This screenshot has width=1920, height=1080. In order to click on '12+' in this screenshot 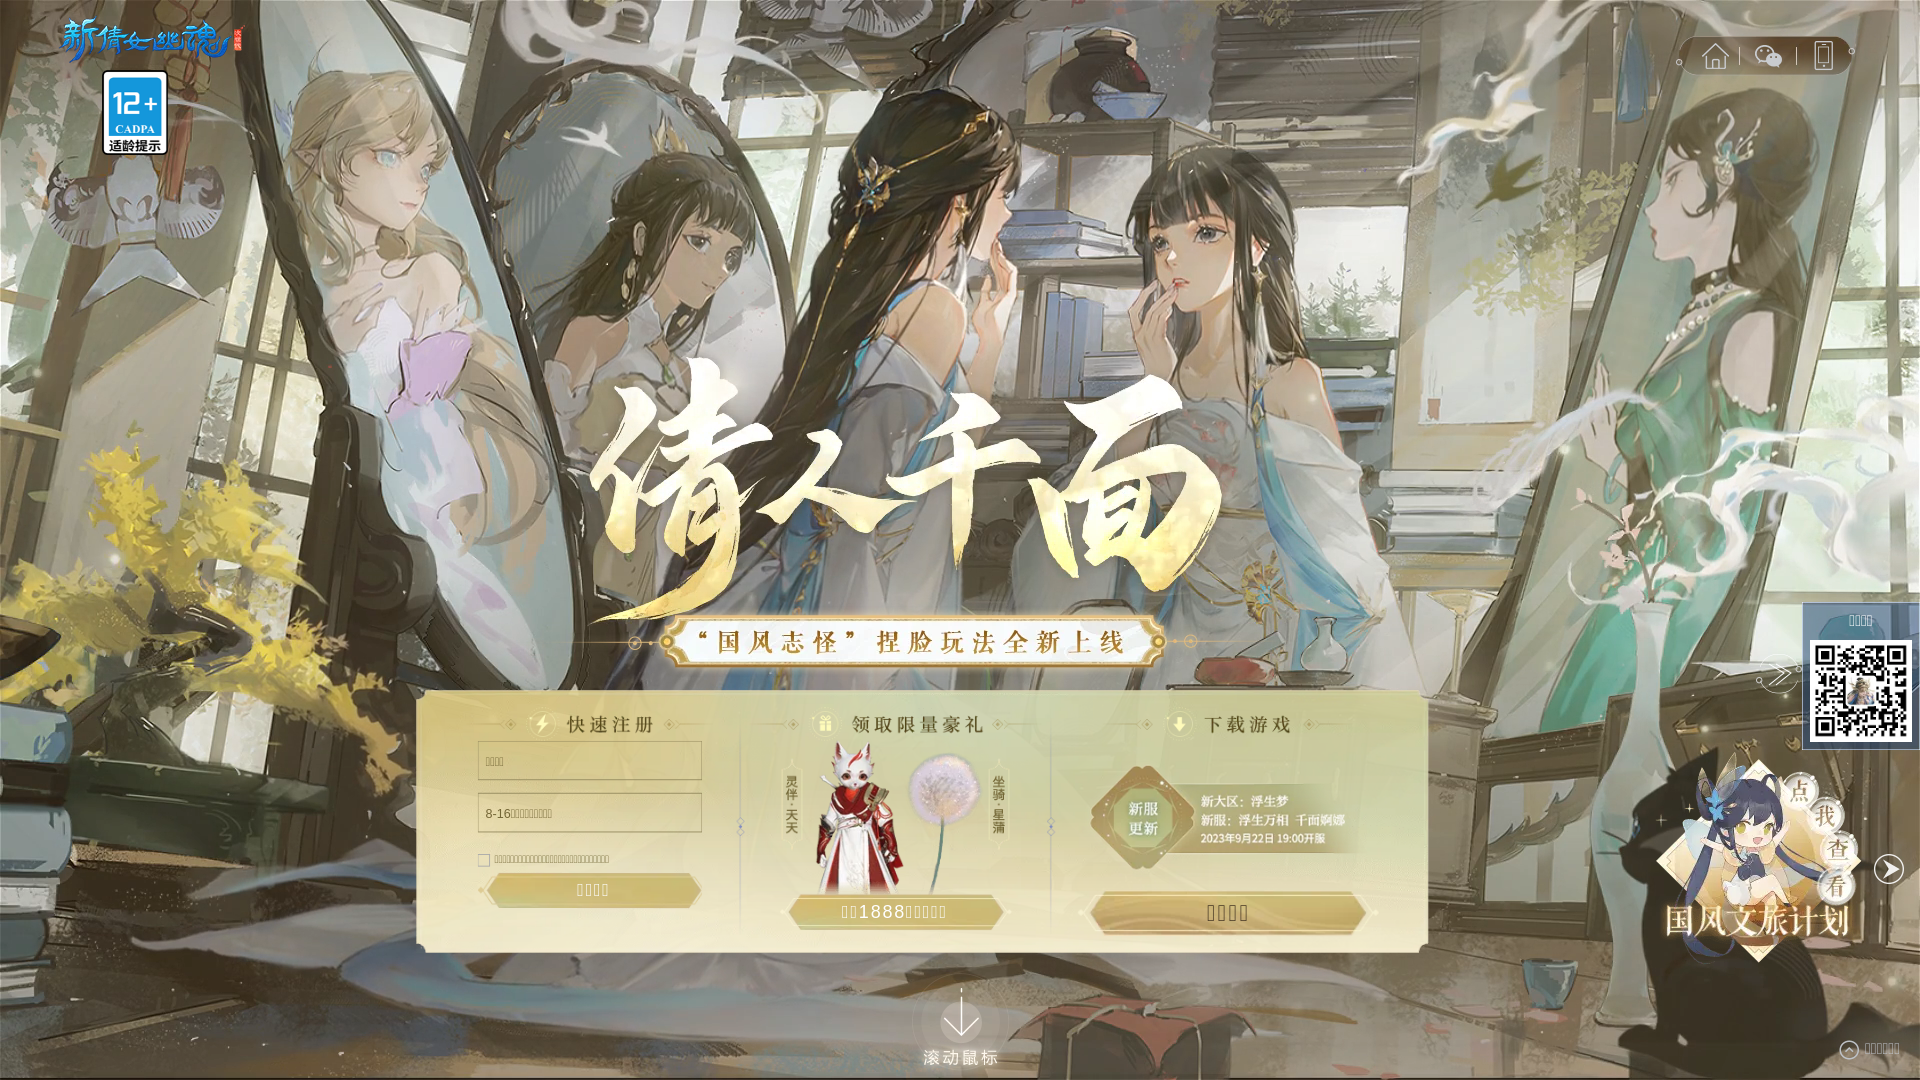, I will do `click(100, 112)`.